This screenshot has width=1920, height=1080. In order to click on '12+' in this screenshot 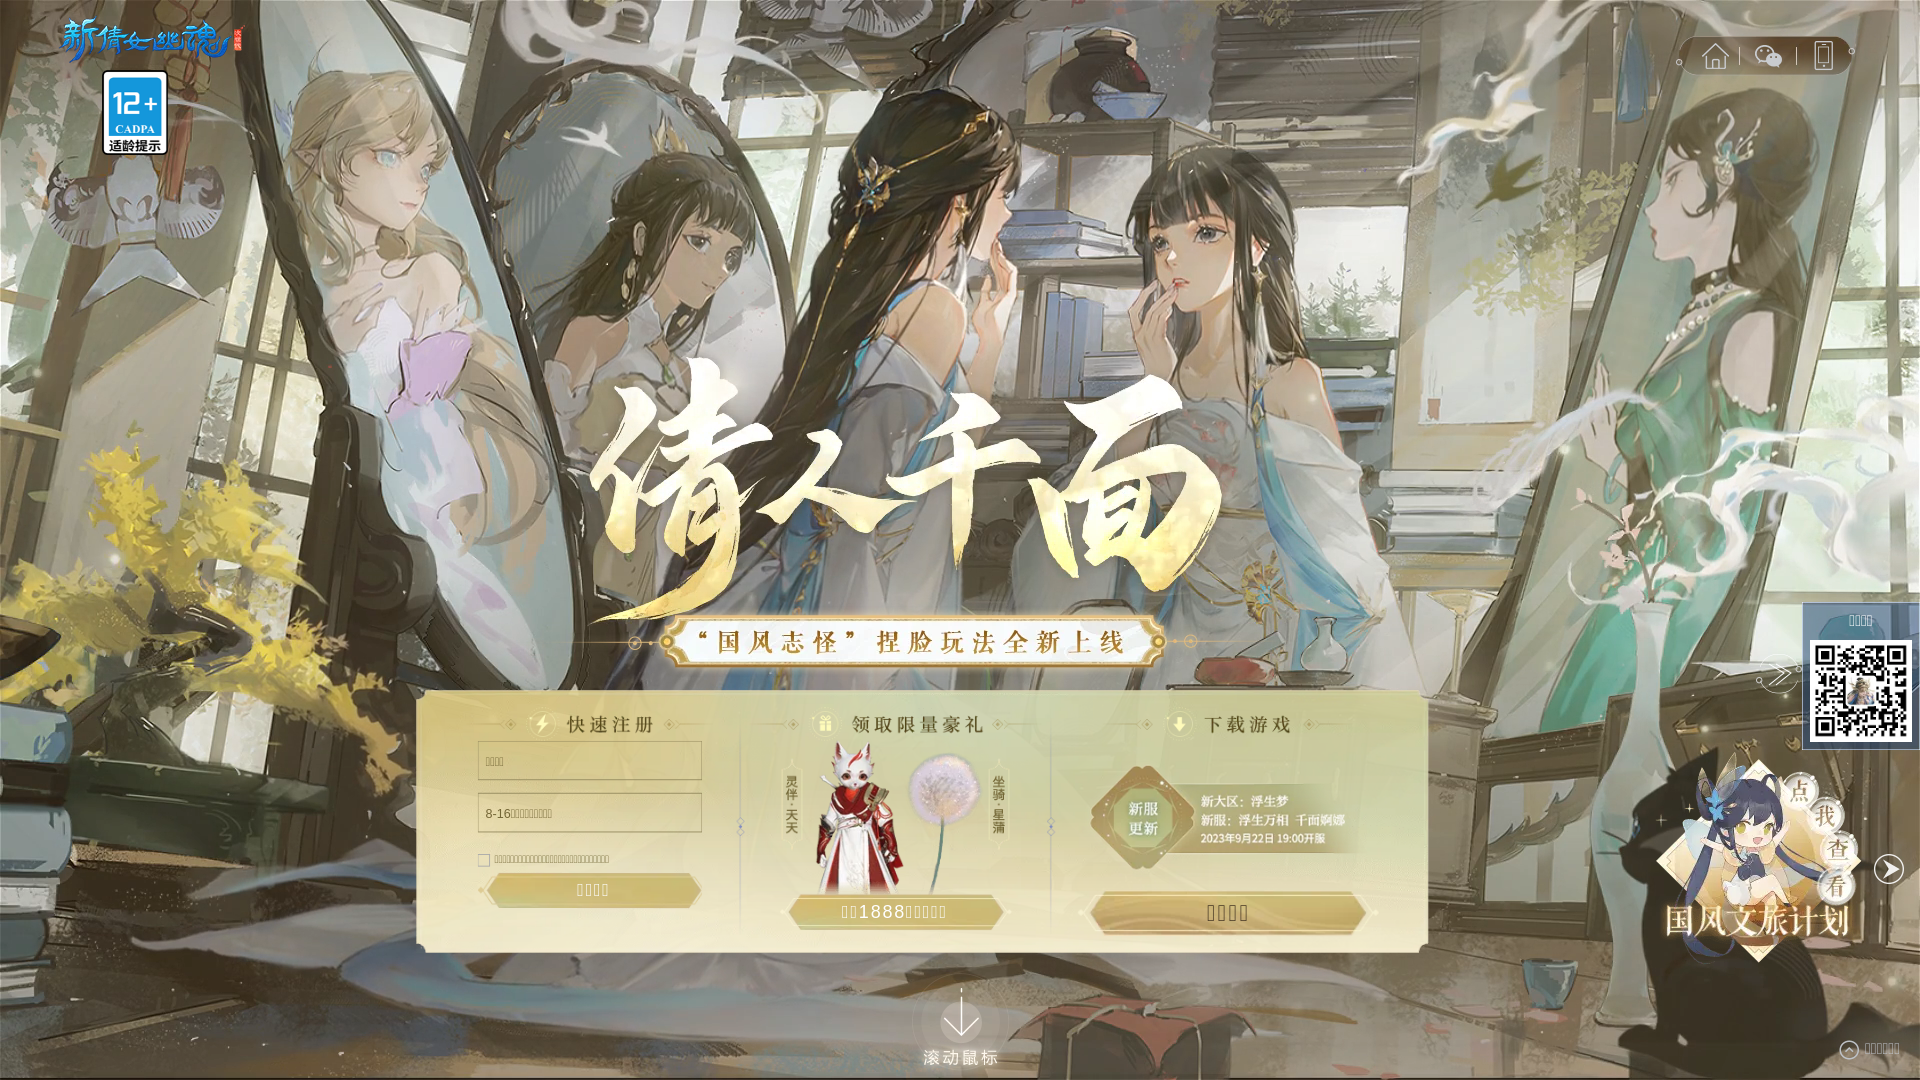, I will do `click(100, 112)`.